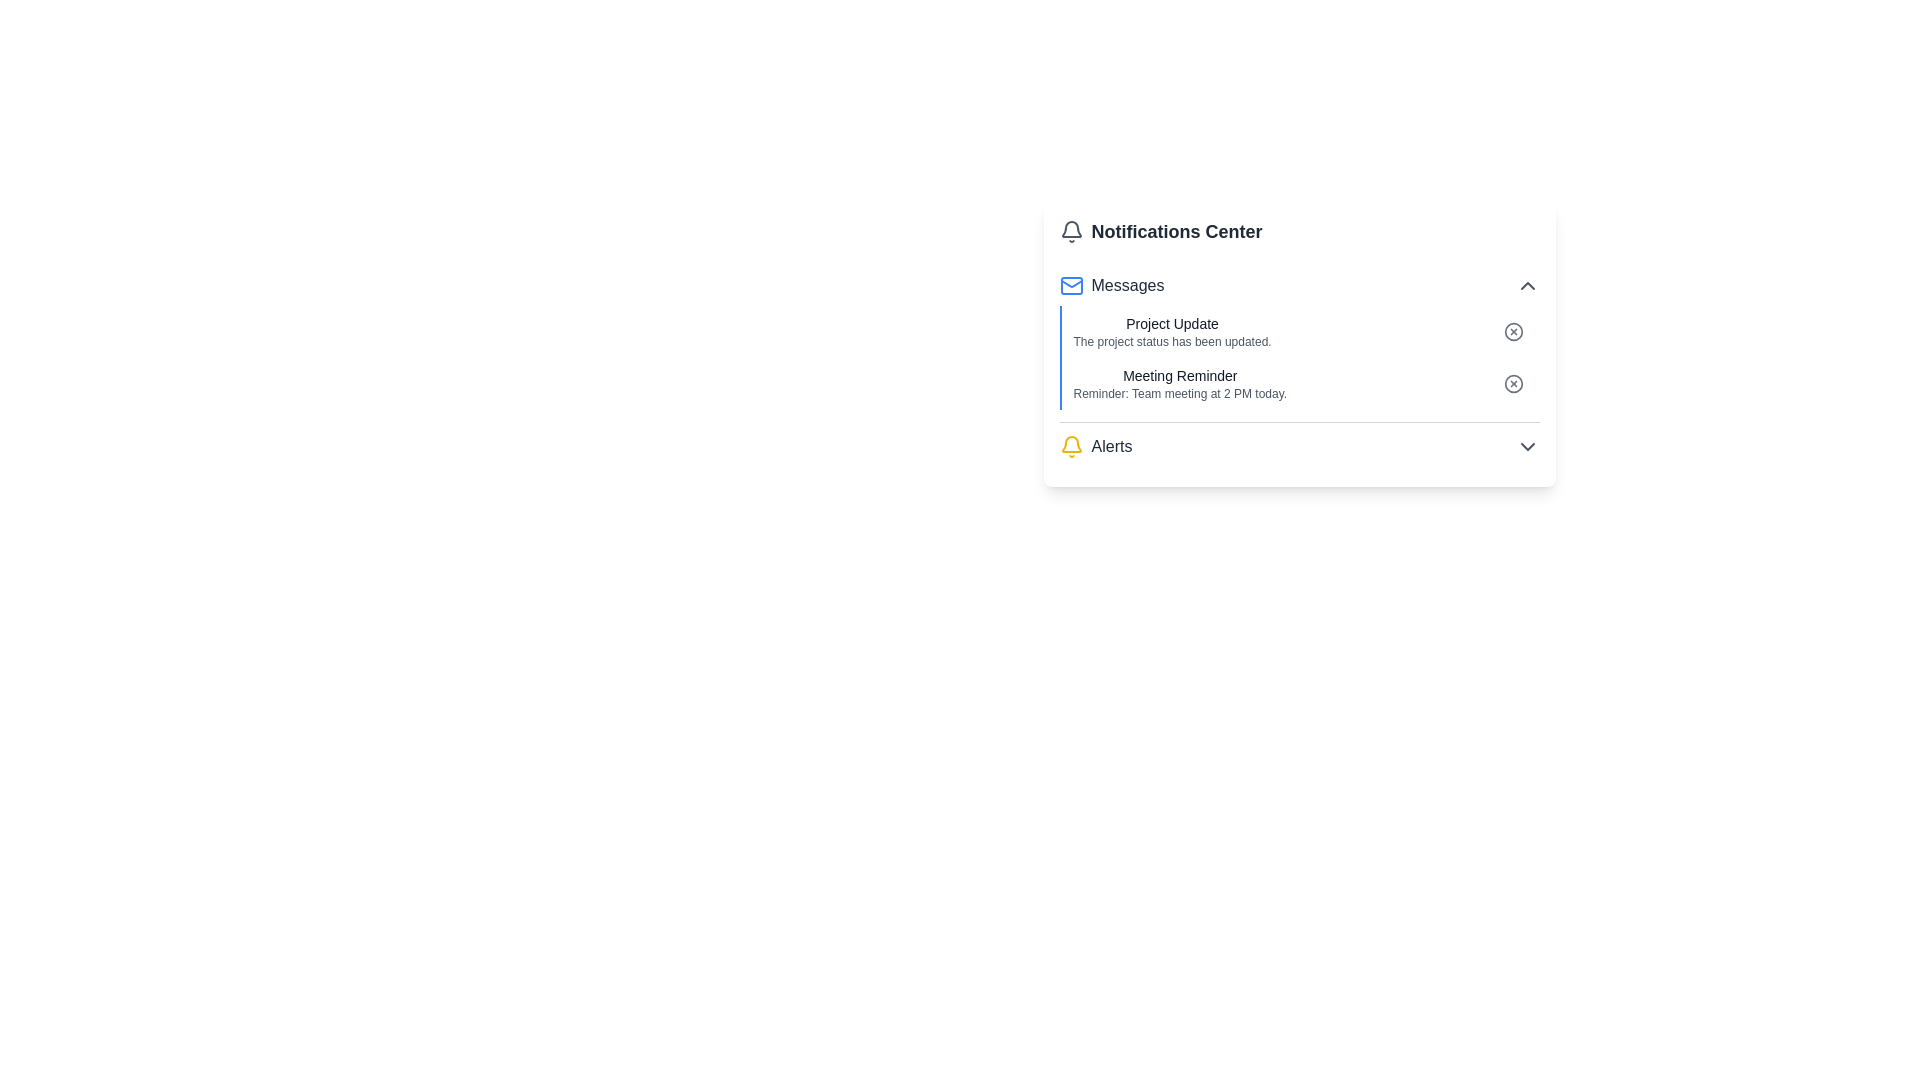 Image resolution: width=1920 pixels, height=1080 pixels. Describe the element at coordinates (1299, 446) in the screenshot. I see `the Expandable button labeled 'Alerts' located at the bottom of the notification card` at that location.